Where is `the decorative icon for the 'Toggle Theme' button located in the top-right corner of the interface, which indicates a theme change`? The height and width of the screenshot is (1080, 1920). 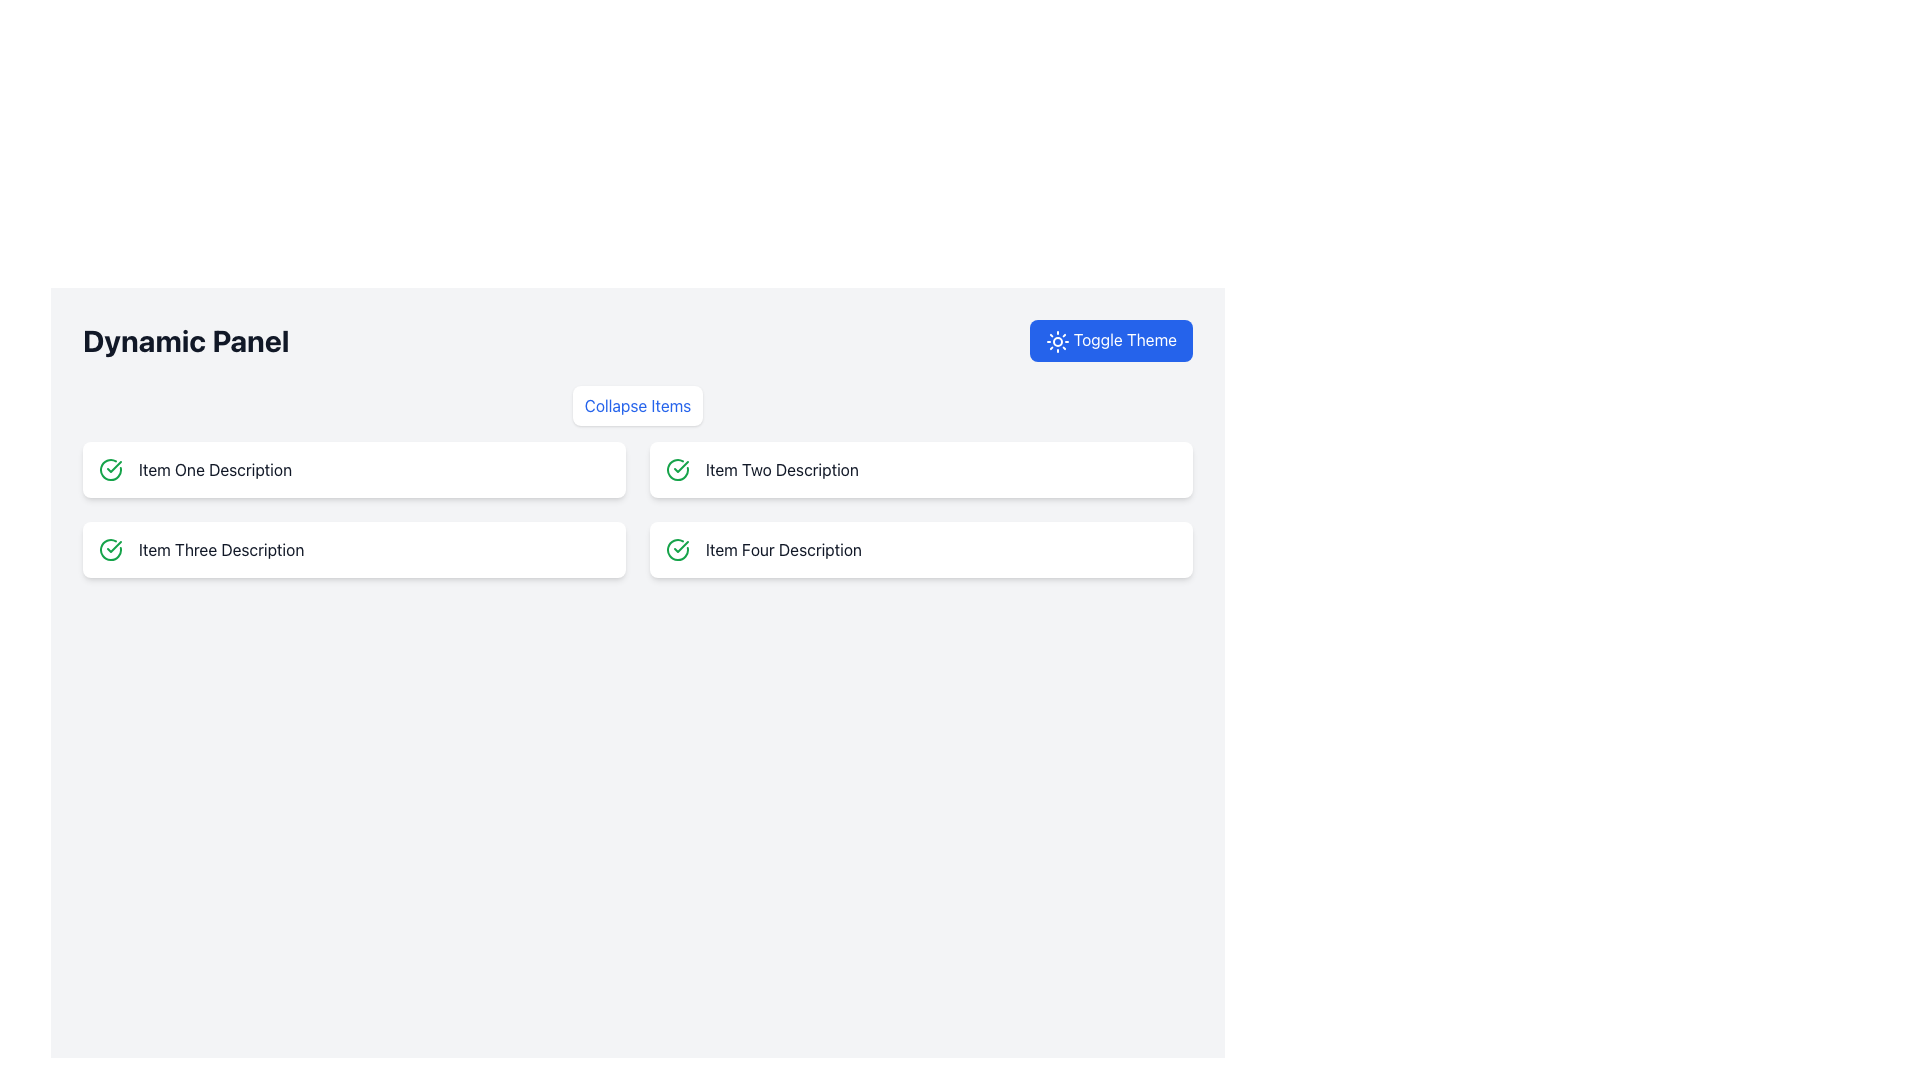
the decorative icon for the 'Toggle Theme' button located in the top-right corner of the interface, which indicates a theme change is located at coordinates (1056, 340).